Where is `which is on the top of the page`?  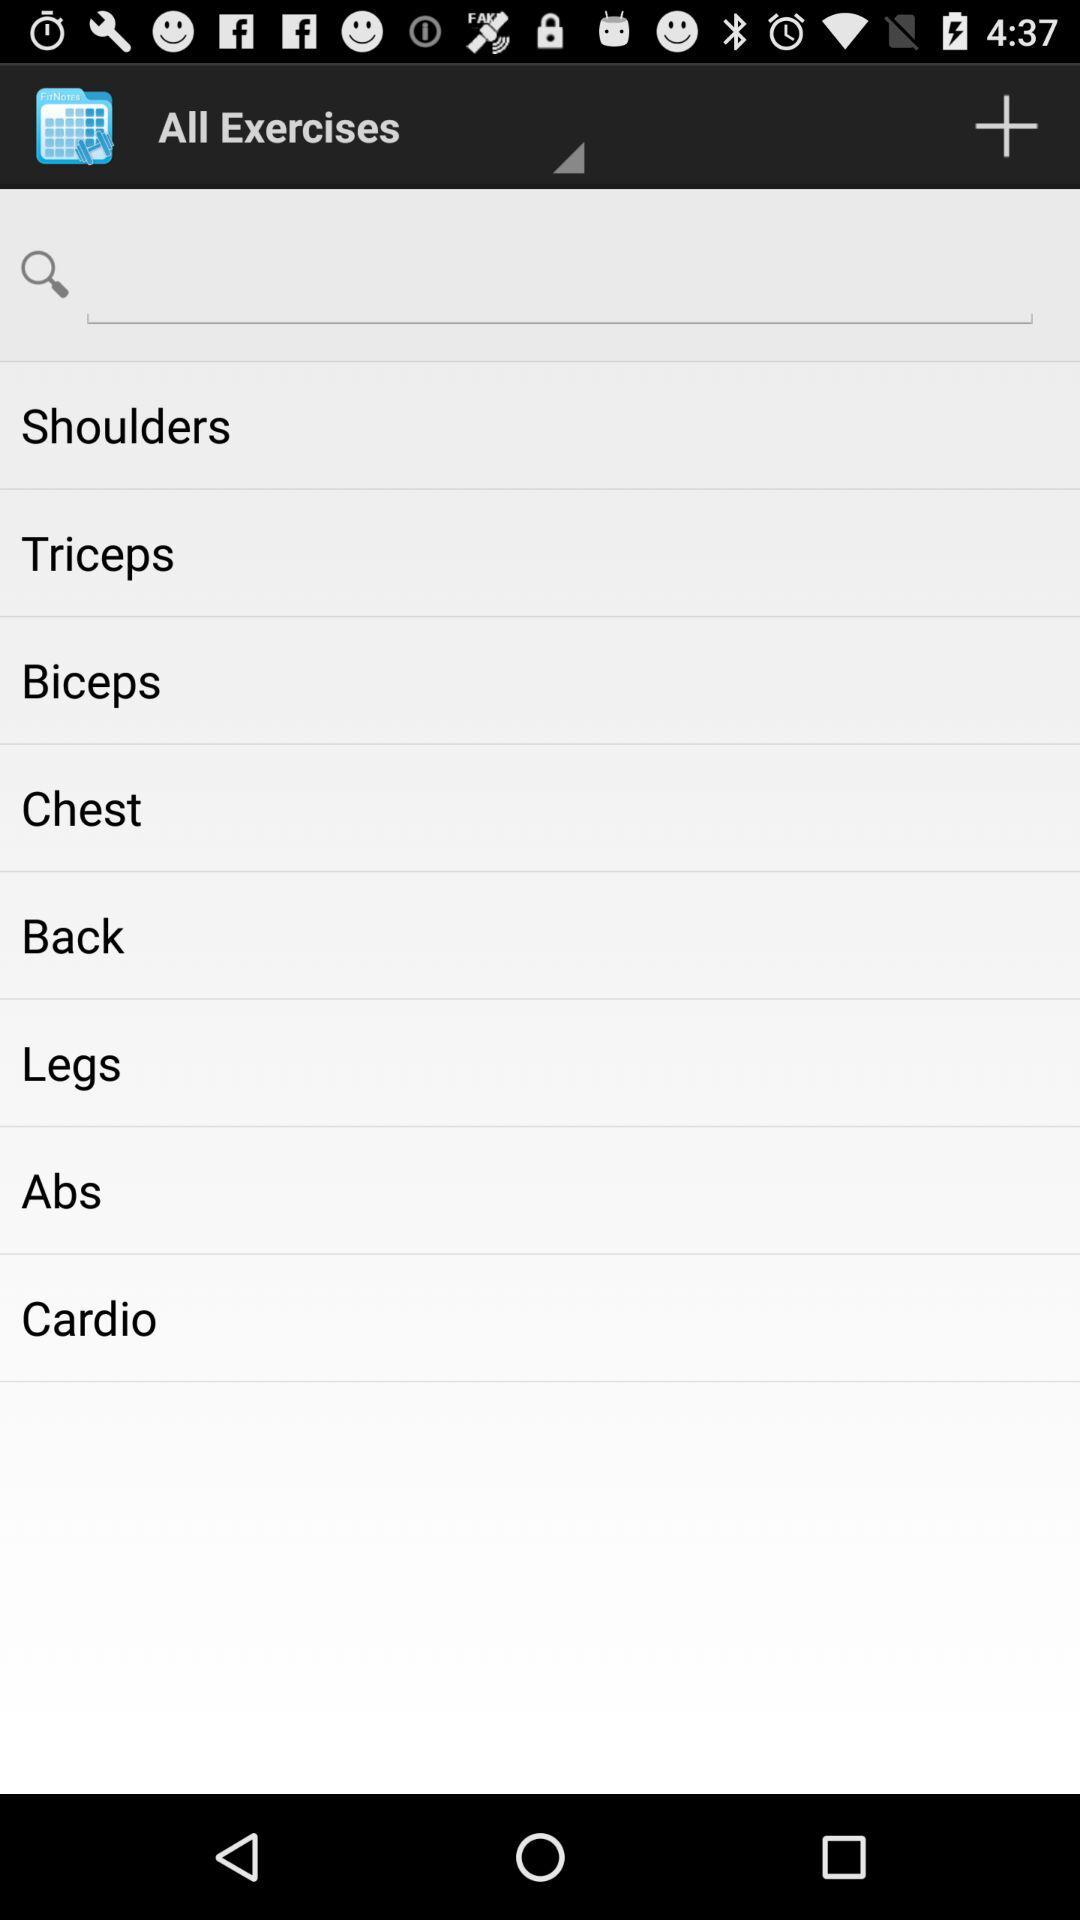 which is on the top of the page is located at coordinates (1006, 124).